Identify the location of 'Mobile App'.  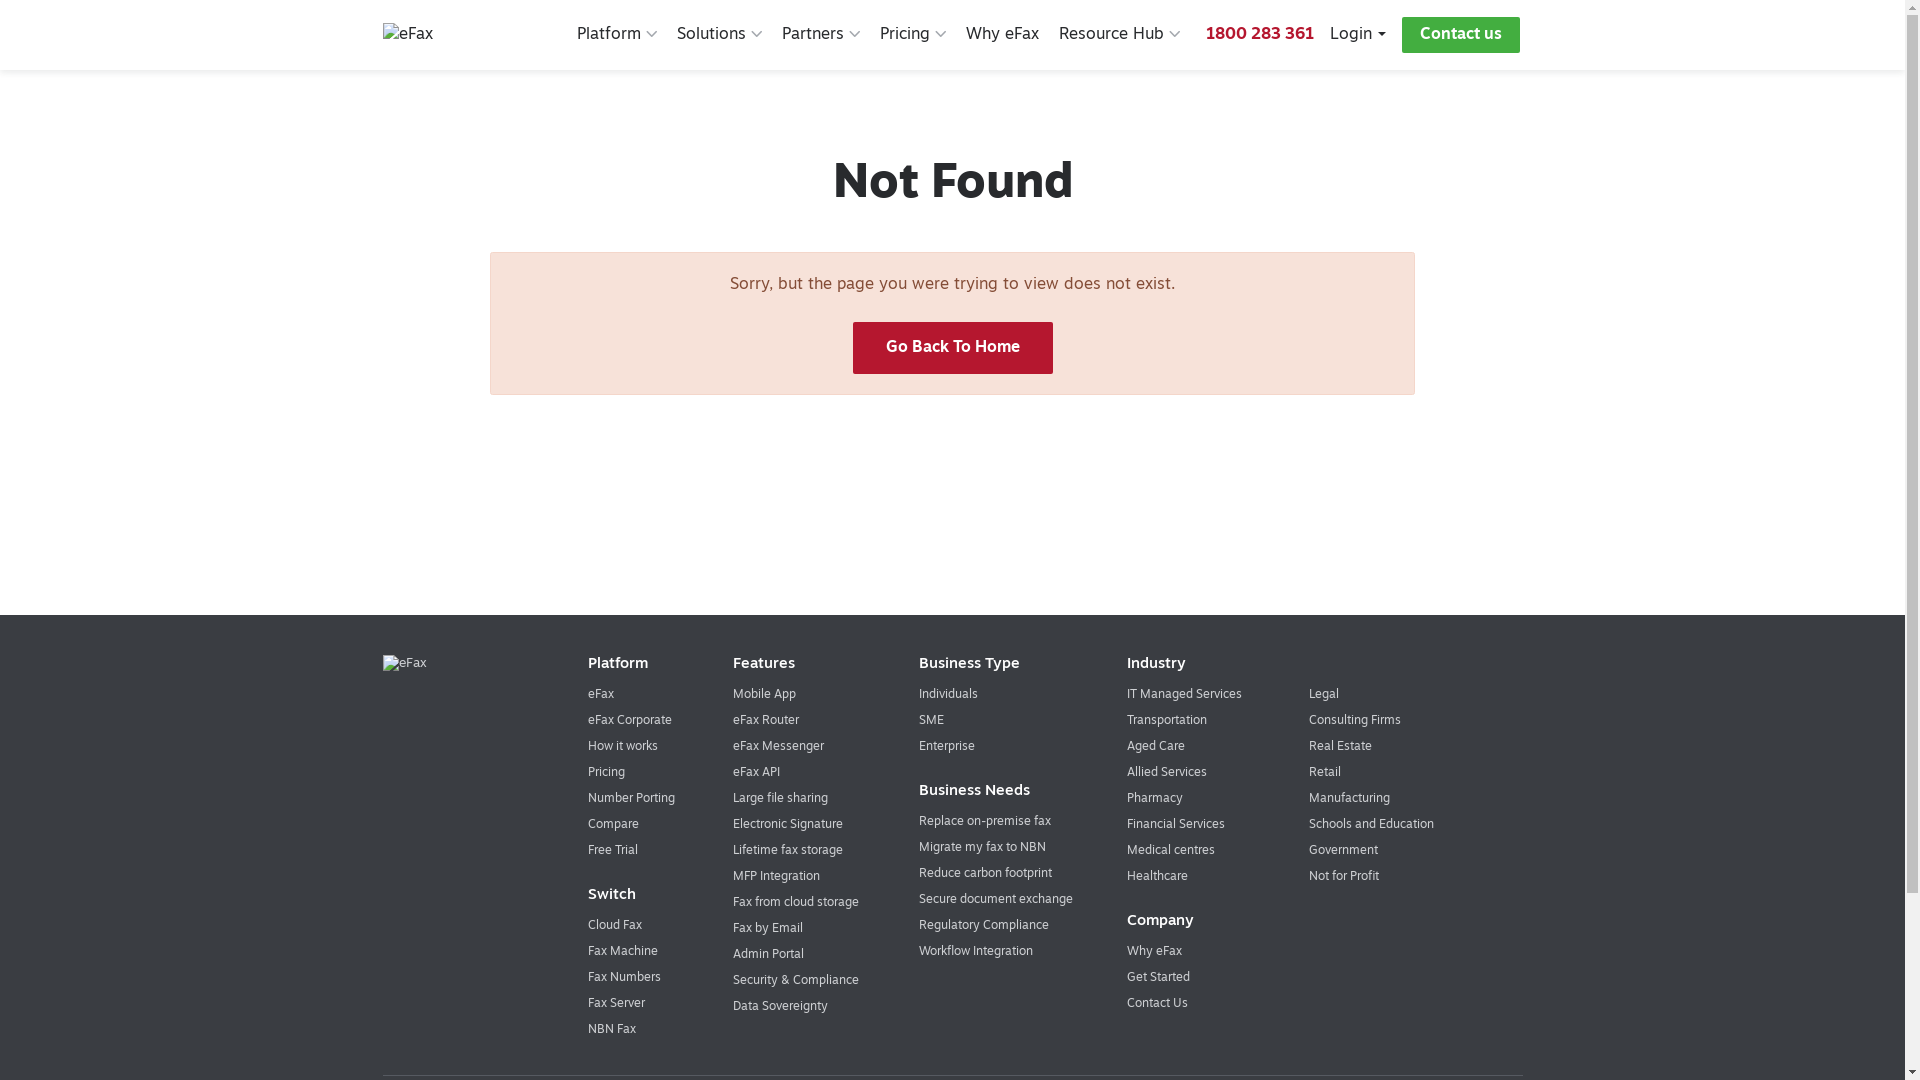
(763, 693).